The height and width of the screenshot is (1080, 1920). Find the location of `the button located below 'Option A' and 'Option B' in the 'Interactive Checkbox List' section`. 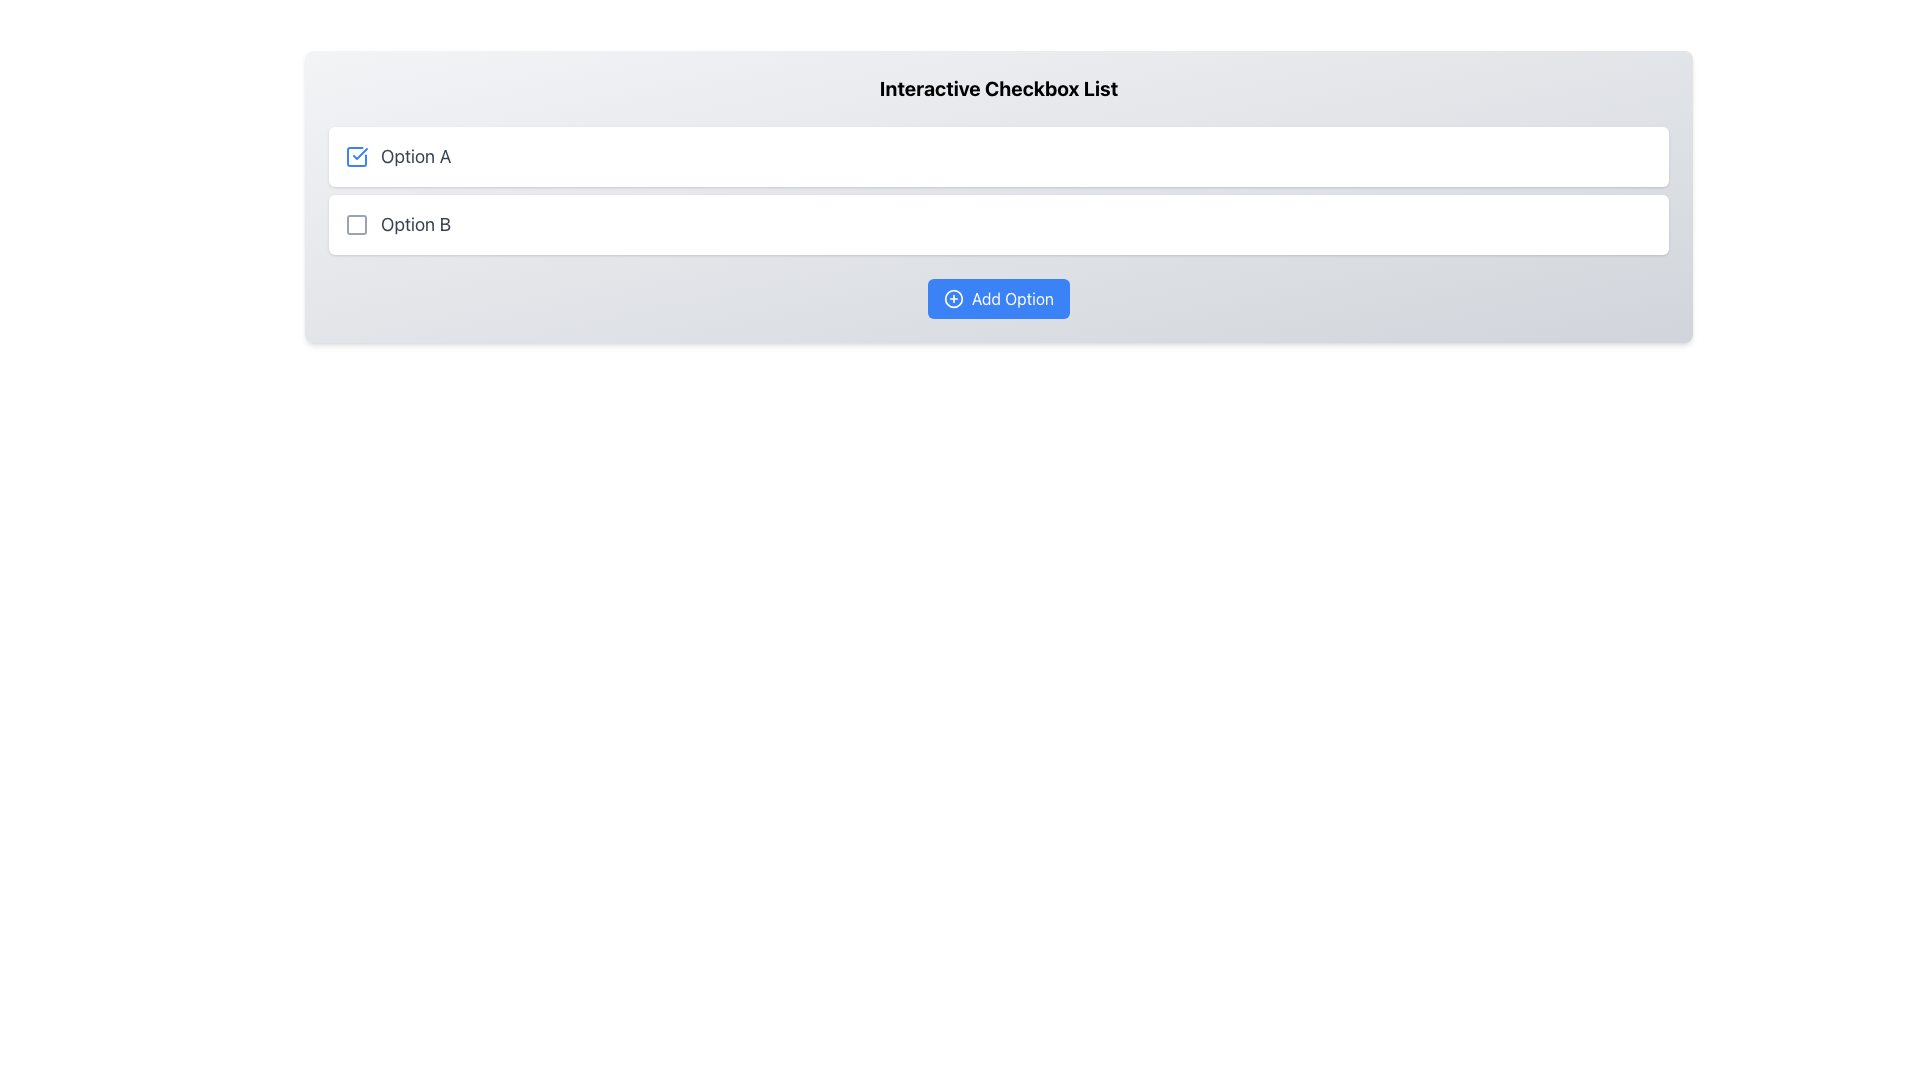

the button located below 'Option A' and 'Option B' in the 'Interactive Checkbox List' section is located at coordinates (998, 286).